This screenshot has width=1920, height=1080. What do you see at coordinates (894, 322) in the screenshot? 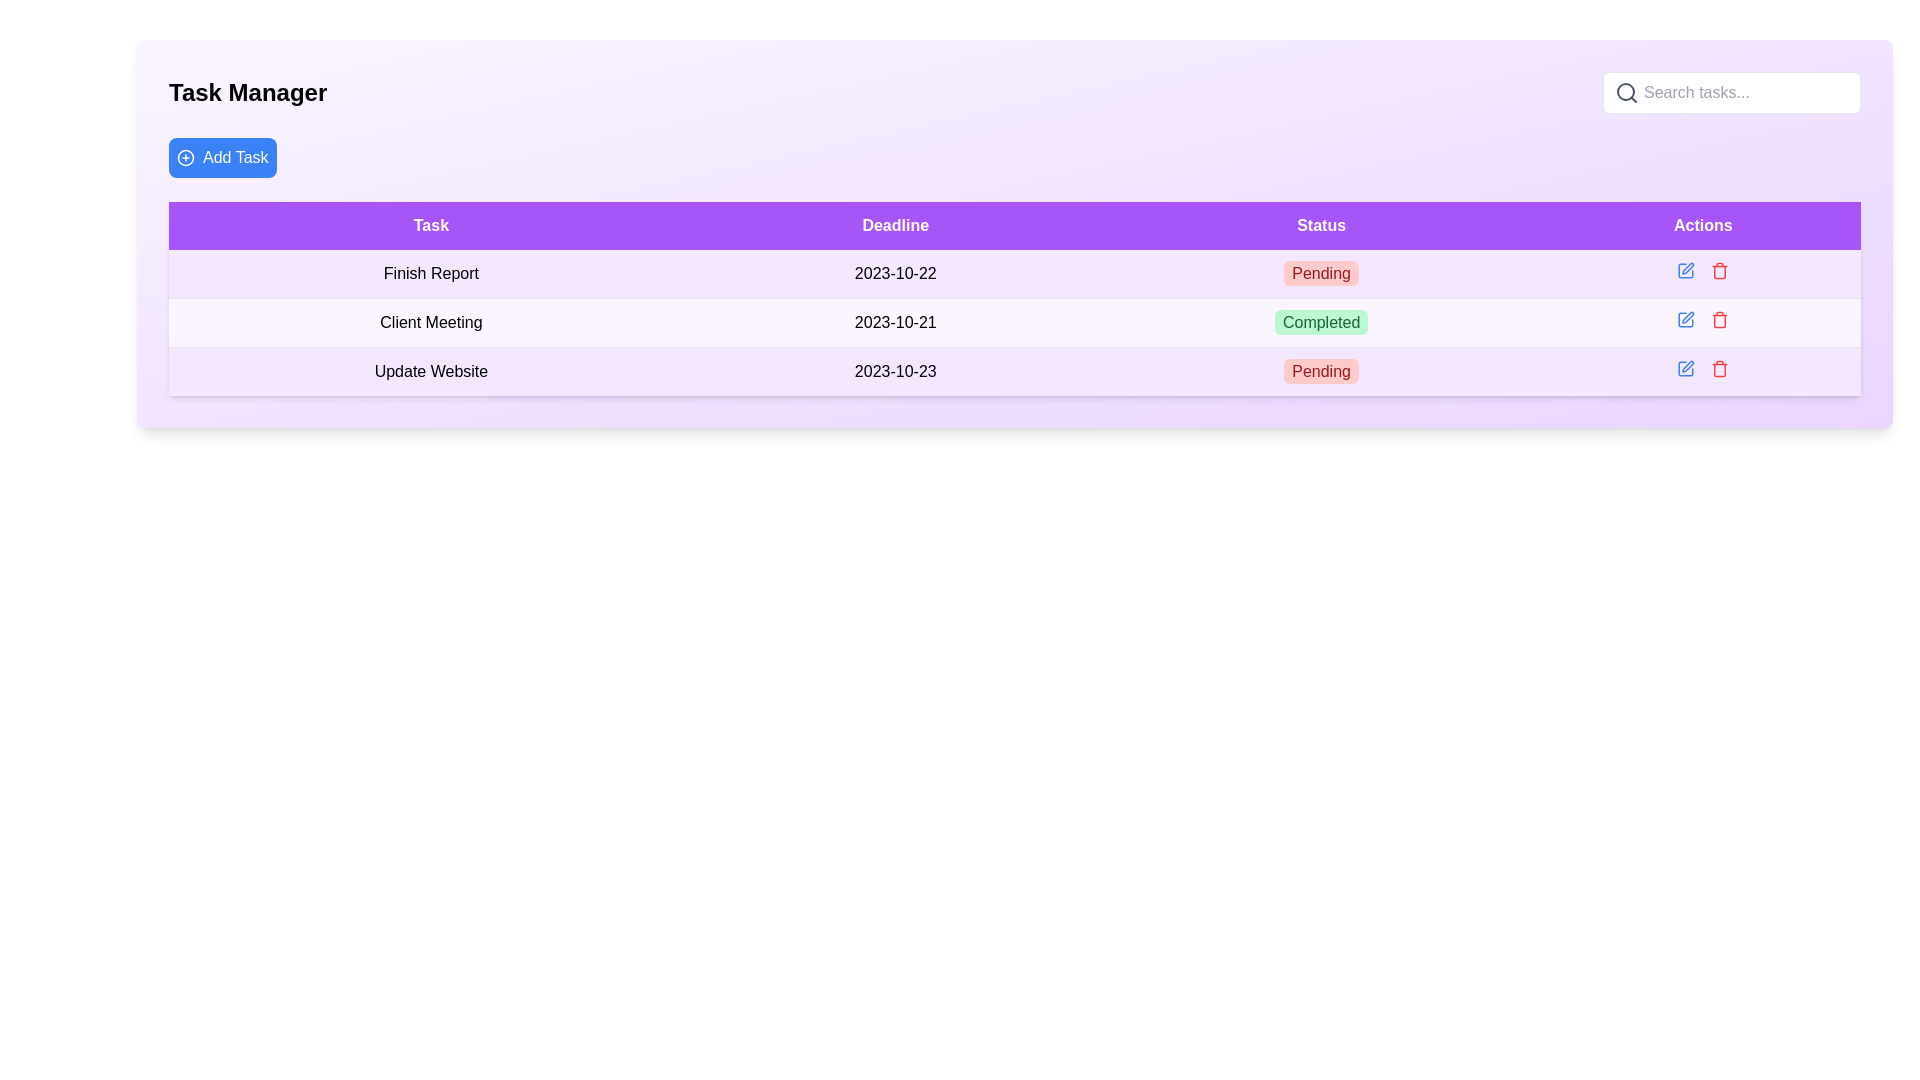
I see `displayed text '2023-10-21' from the Text label in the 'Deadline' column of the task management table` at bounding box center [894, 322].